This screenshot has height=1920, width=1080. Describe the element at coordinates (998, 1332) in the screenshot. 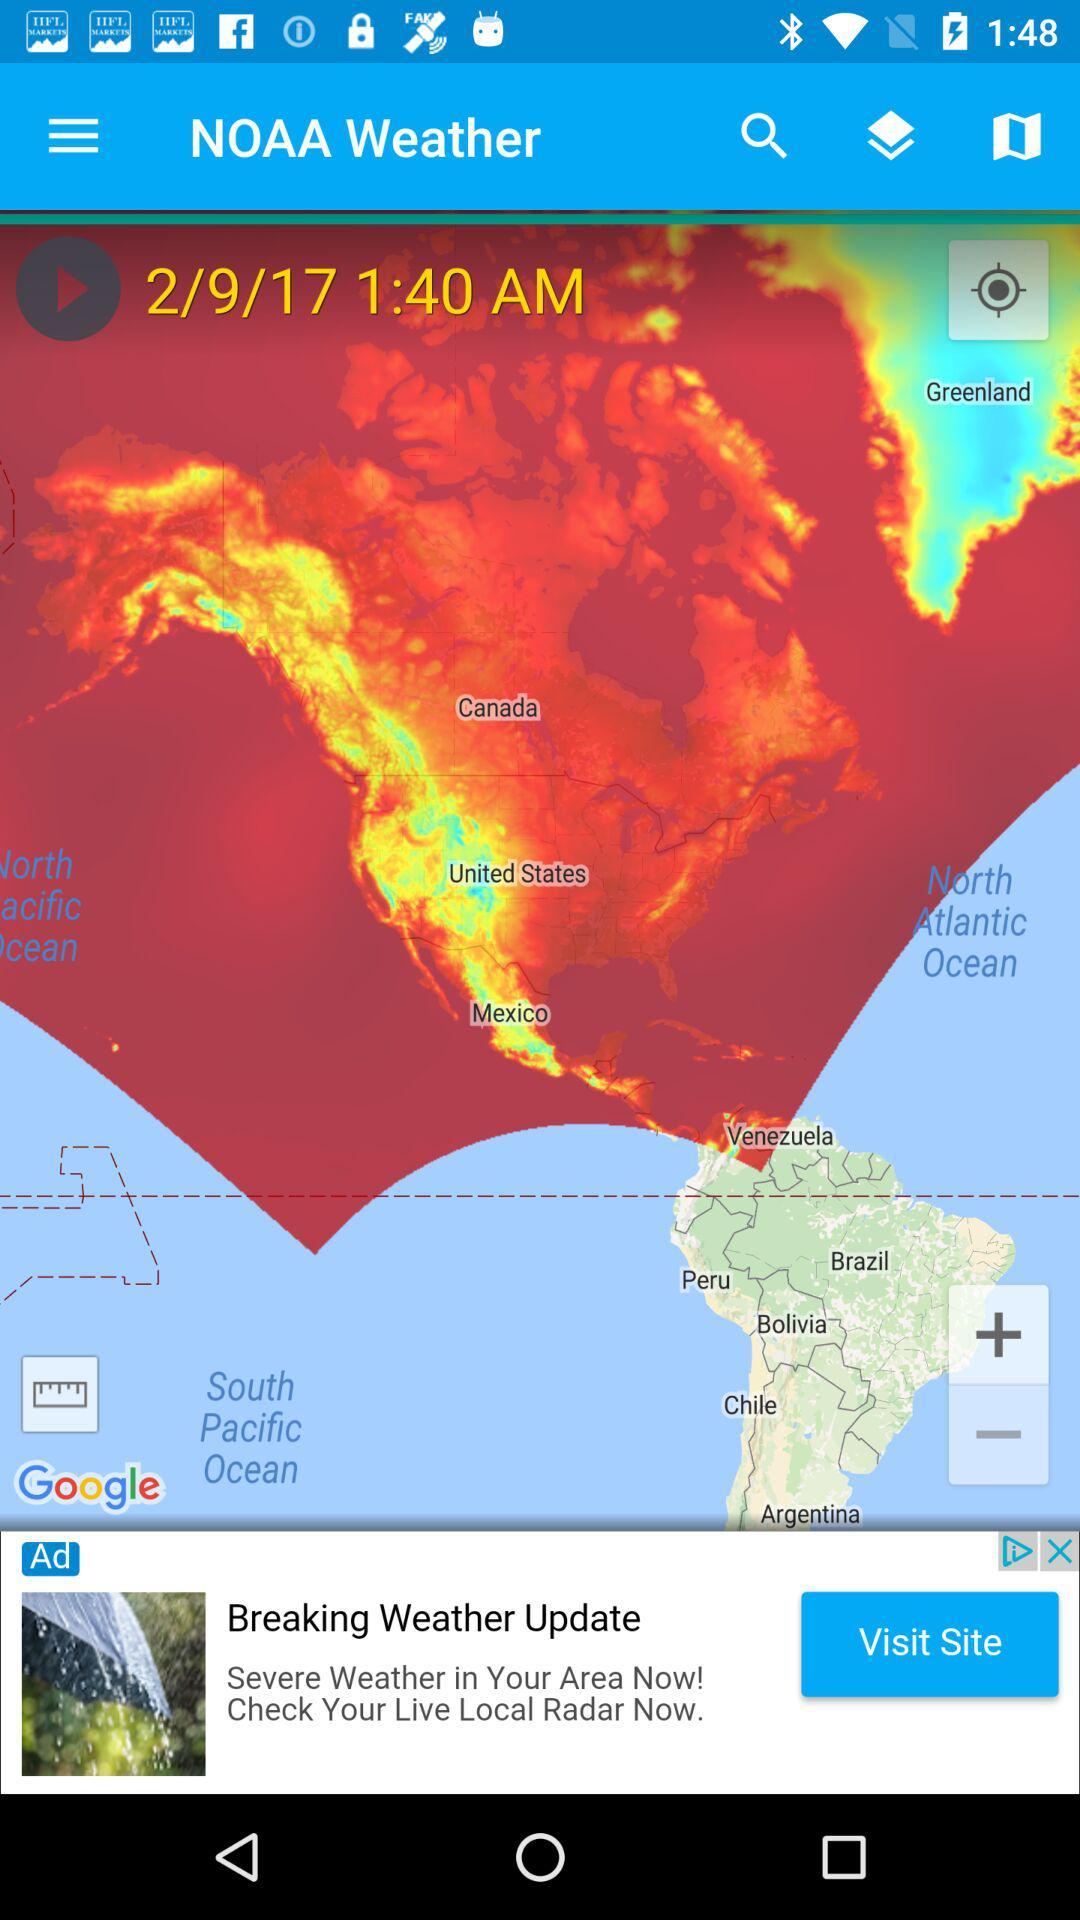

I see `the add icon` at that location.